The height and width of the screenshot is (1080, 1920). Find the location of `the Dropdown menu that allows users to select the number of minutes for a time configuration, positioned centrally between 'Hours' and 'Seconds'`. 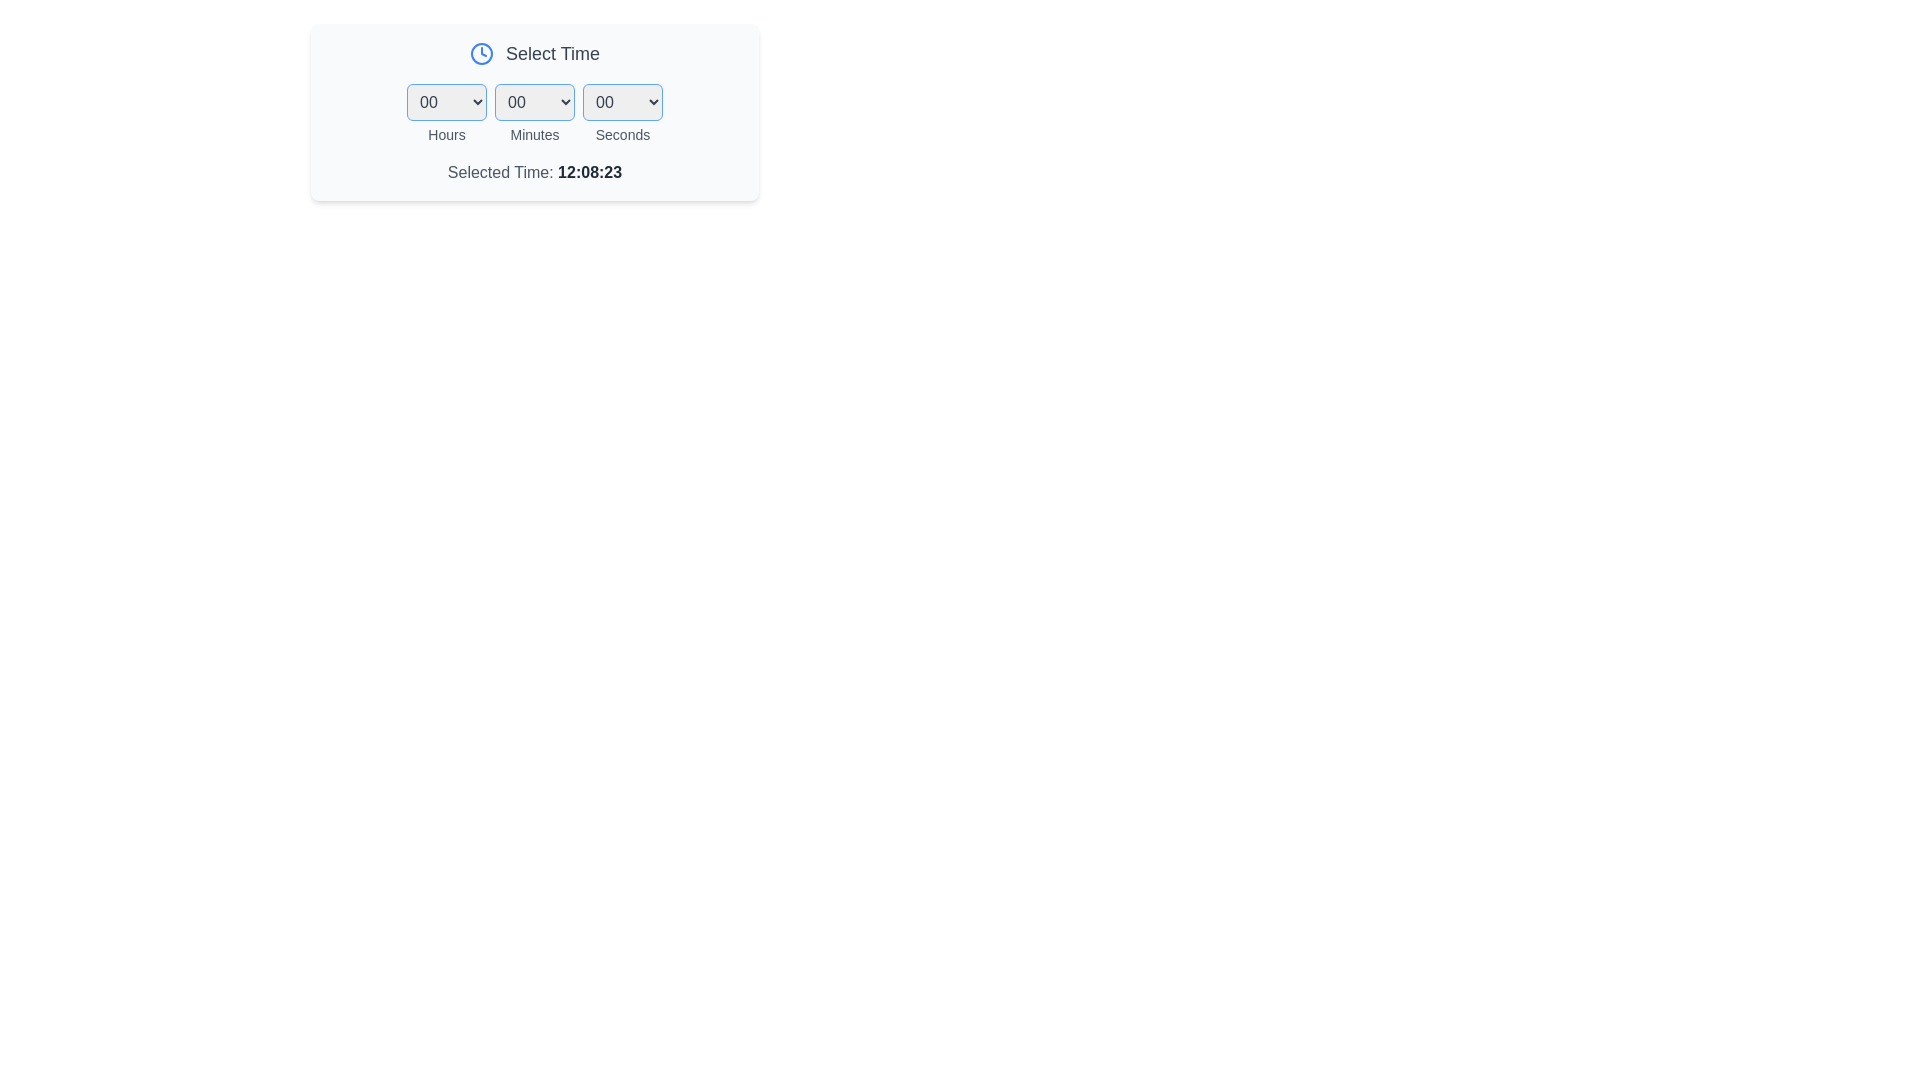

the Dropdown menu that allows users to select the number of minutes for a time configuration, positioned centrally between 'Hours' and 'Seconds' is located at coordinates (534, 102).